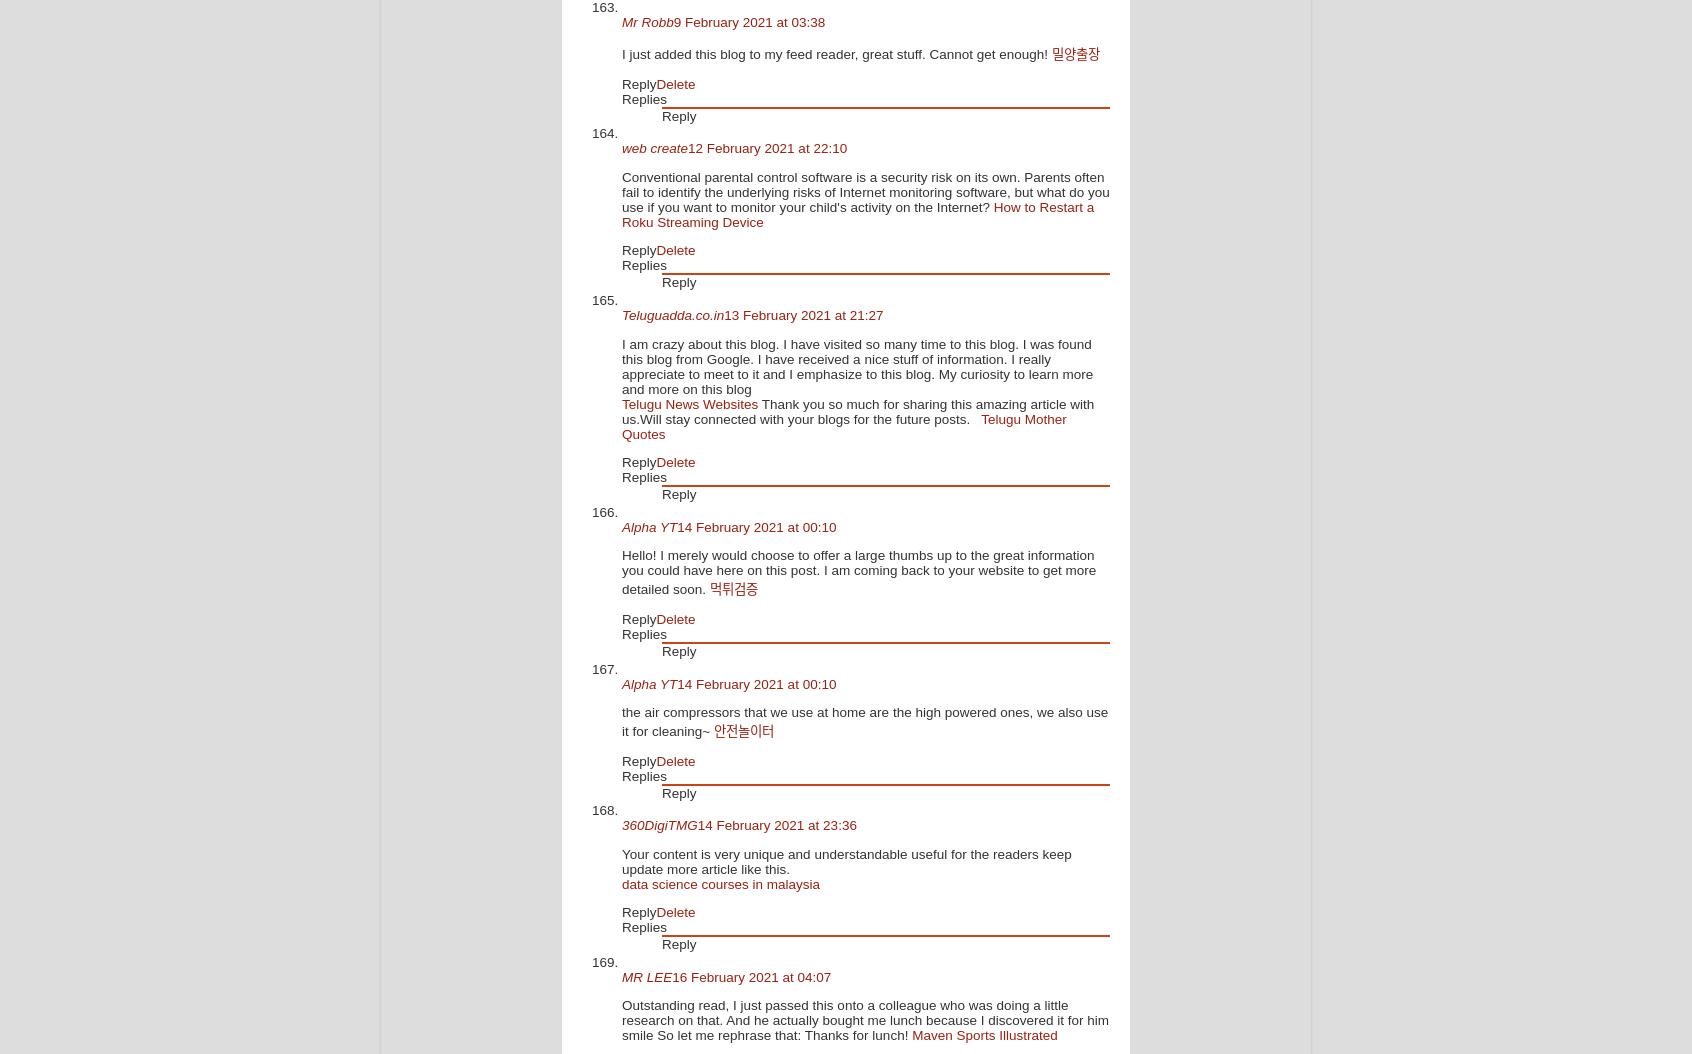 Image resolution: width=1692 pixels, height=1054 pixels. I want to click on '12 February 2021 at 22:10', so click(766, 148).